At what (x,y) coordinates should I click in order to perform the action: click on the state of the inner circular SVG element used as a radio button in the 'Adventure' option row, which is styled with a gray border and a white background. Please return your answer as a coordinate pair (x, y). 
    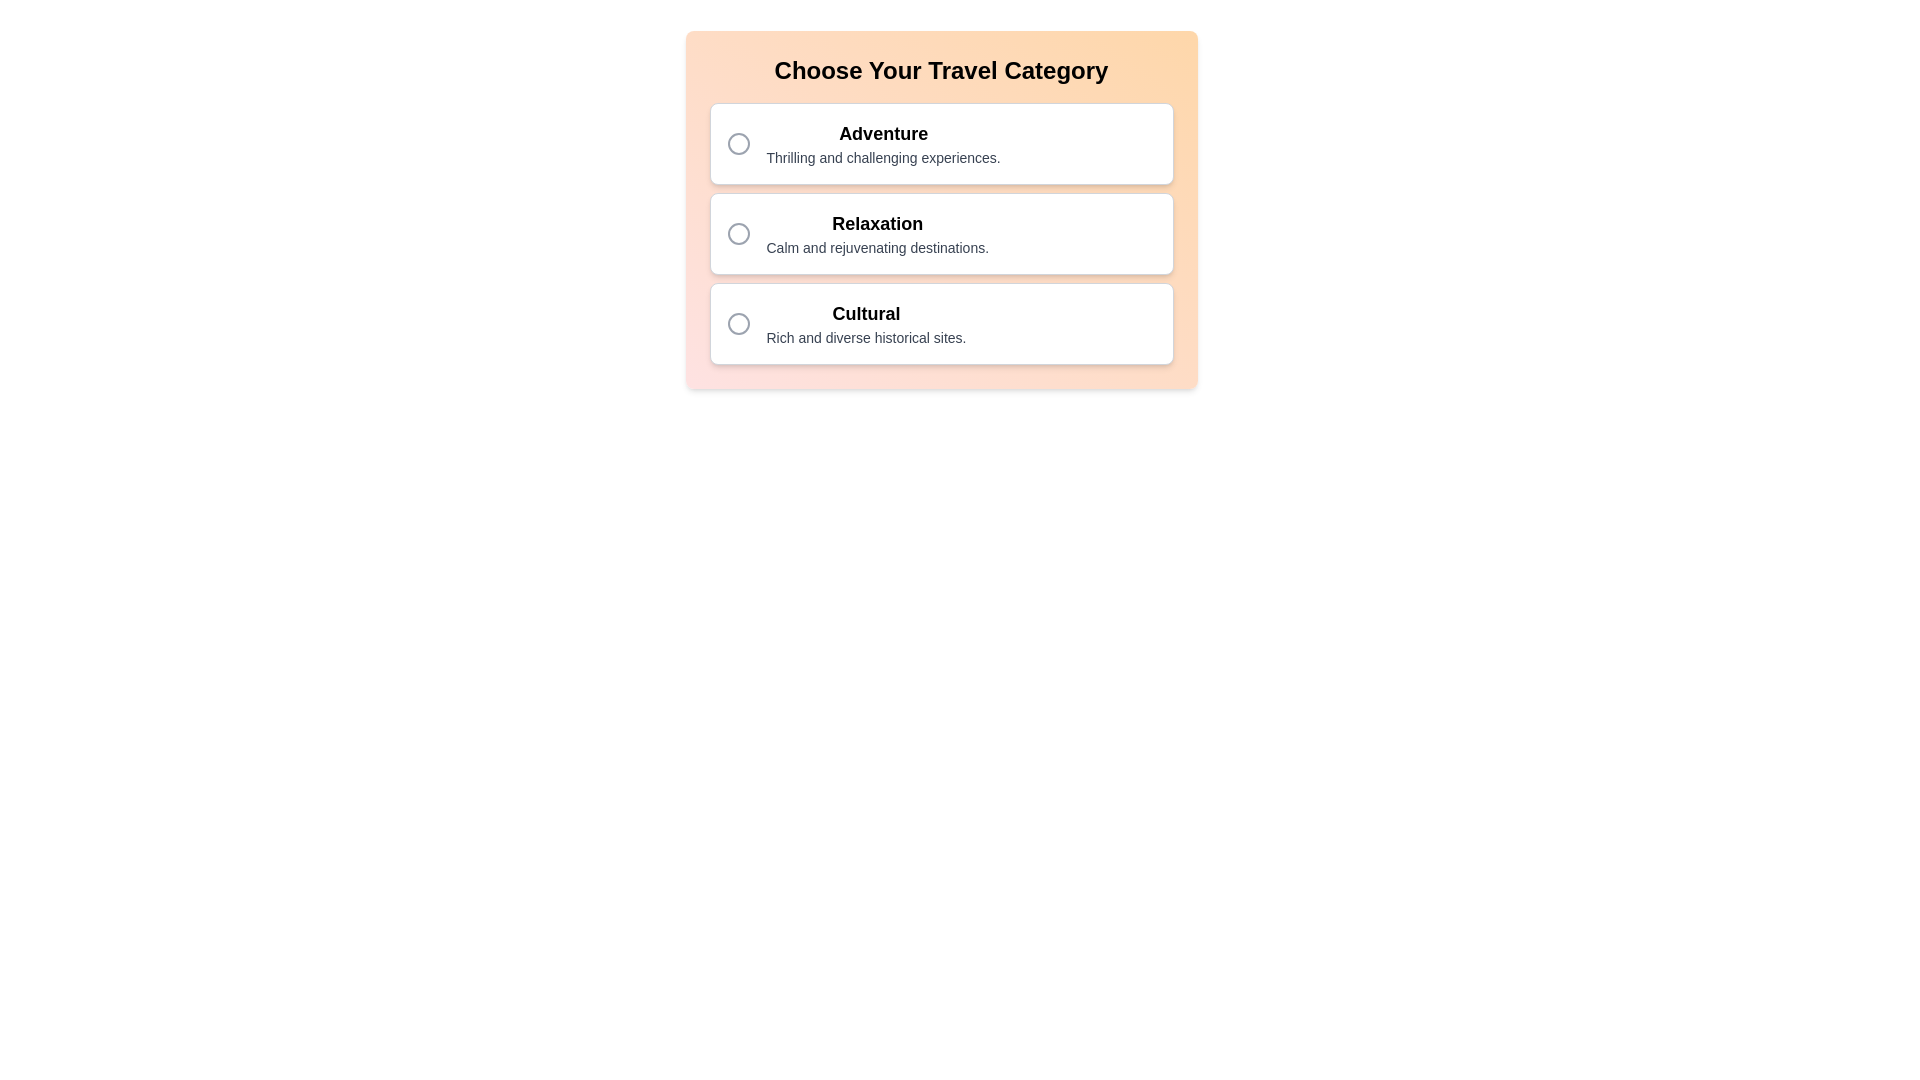
    Looking at the image, I should click on (737, 142).